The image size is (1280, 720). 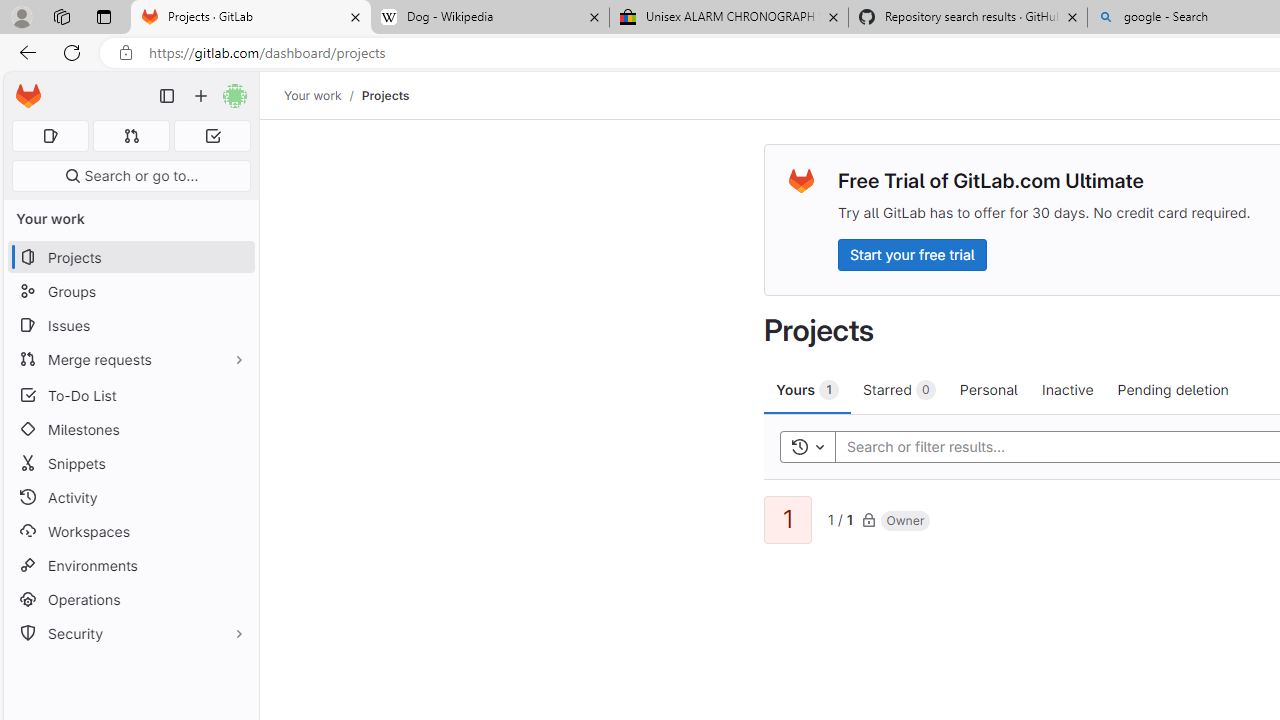 What do you see at coordinates (201, 96) in the screenshot?
I see `'Create new...'` at bounding box center [201, 96].